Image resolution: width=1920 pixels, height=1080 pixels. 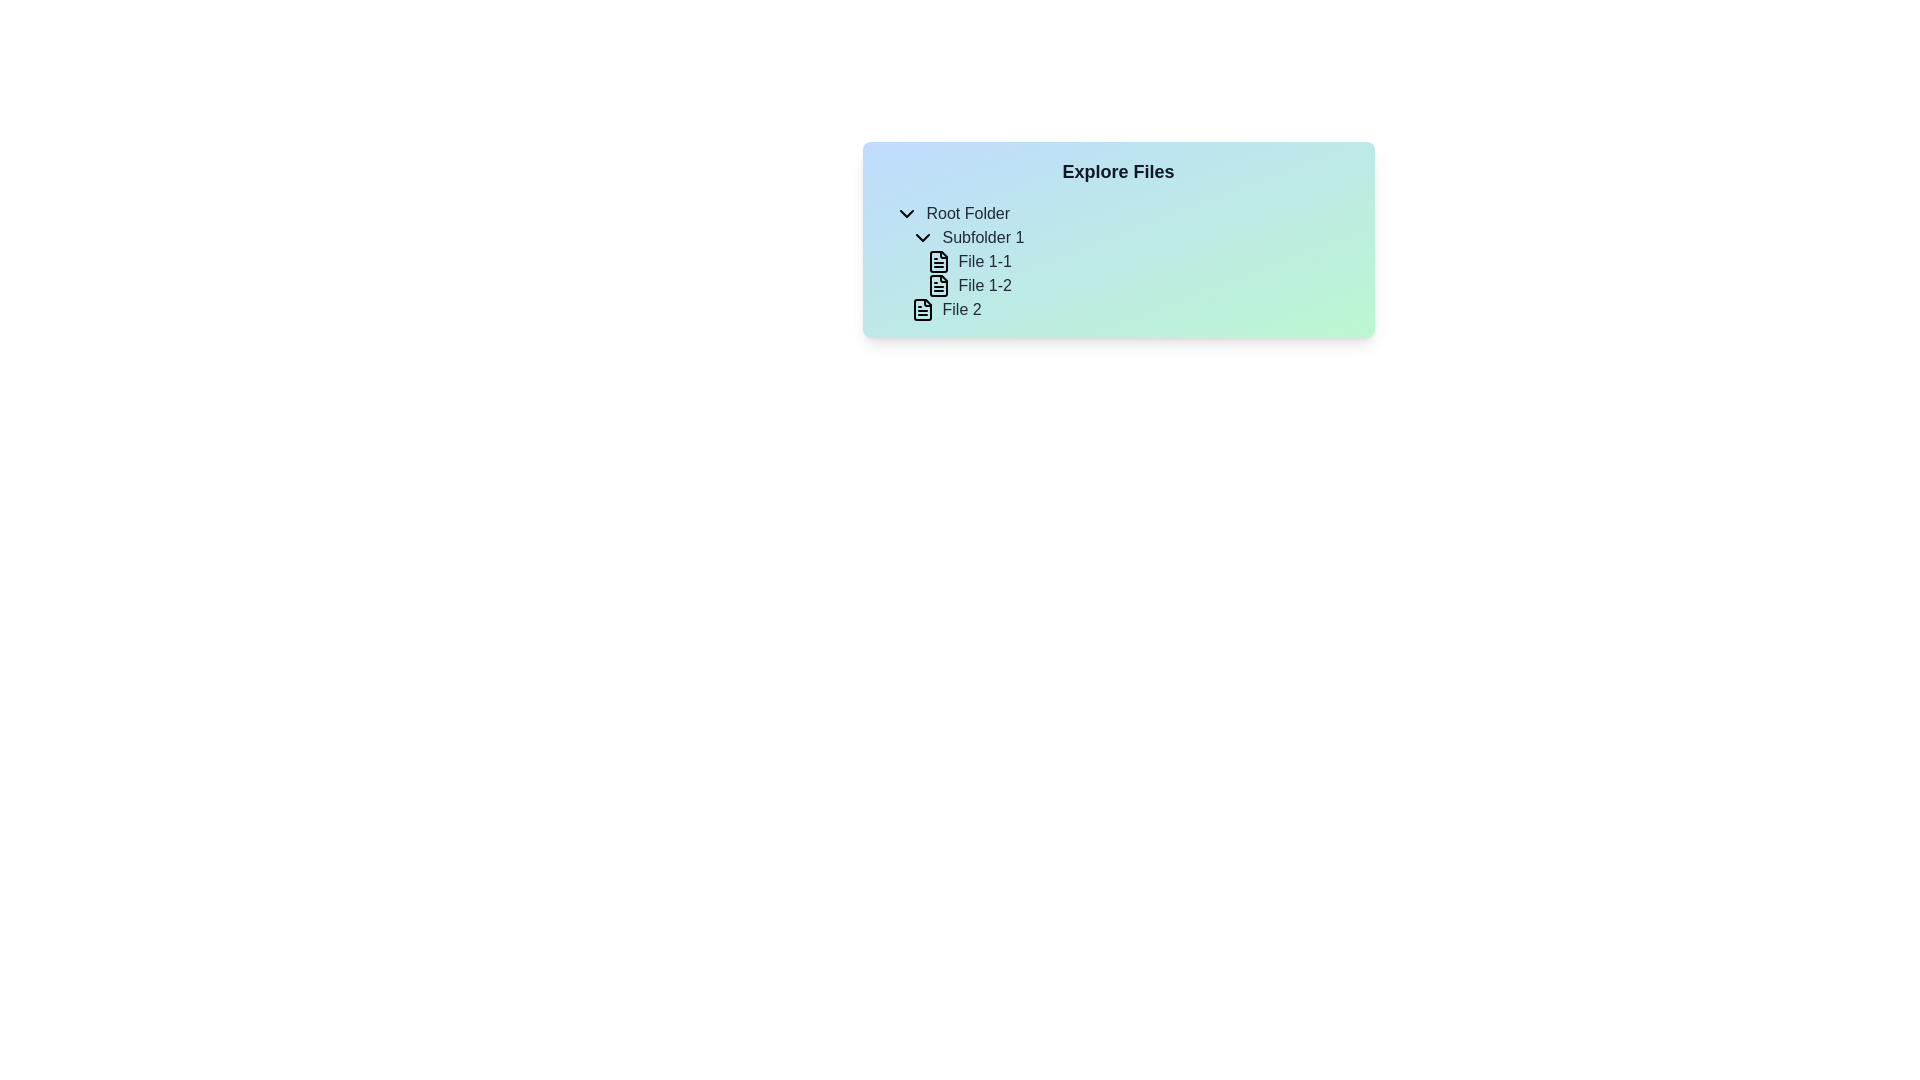 I want to click on the vector graphic icon representing 'File 1-2', located in the sidebar under 'Subfolder 1' and 'Root Folder', so click(x=937, y=285).